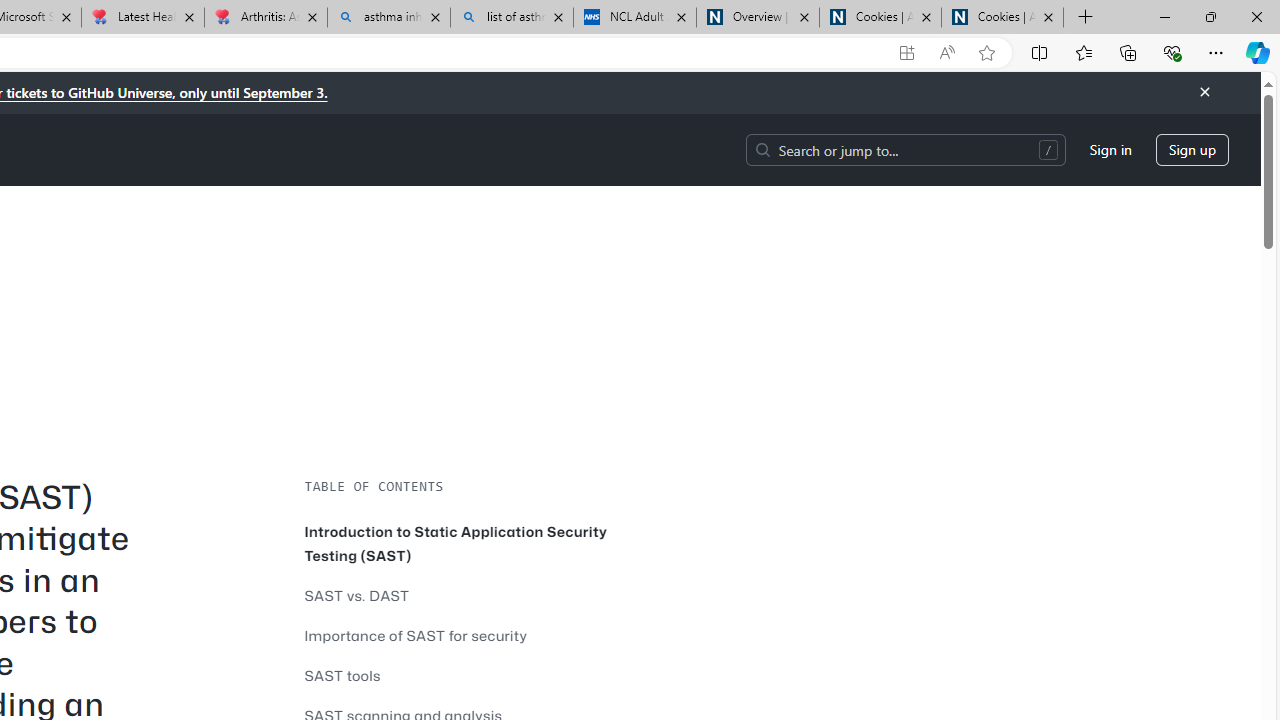 The width and height of the screenshot is (1280, 720). Describe the element at coordinates (455, 543) in the screenshot. I see `'Introduction to Static Application Security Testing (SAST)'` at that location.